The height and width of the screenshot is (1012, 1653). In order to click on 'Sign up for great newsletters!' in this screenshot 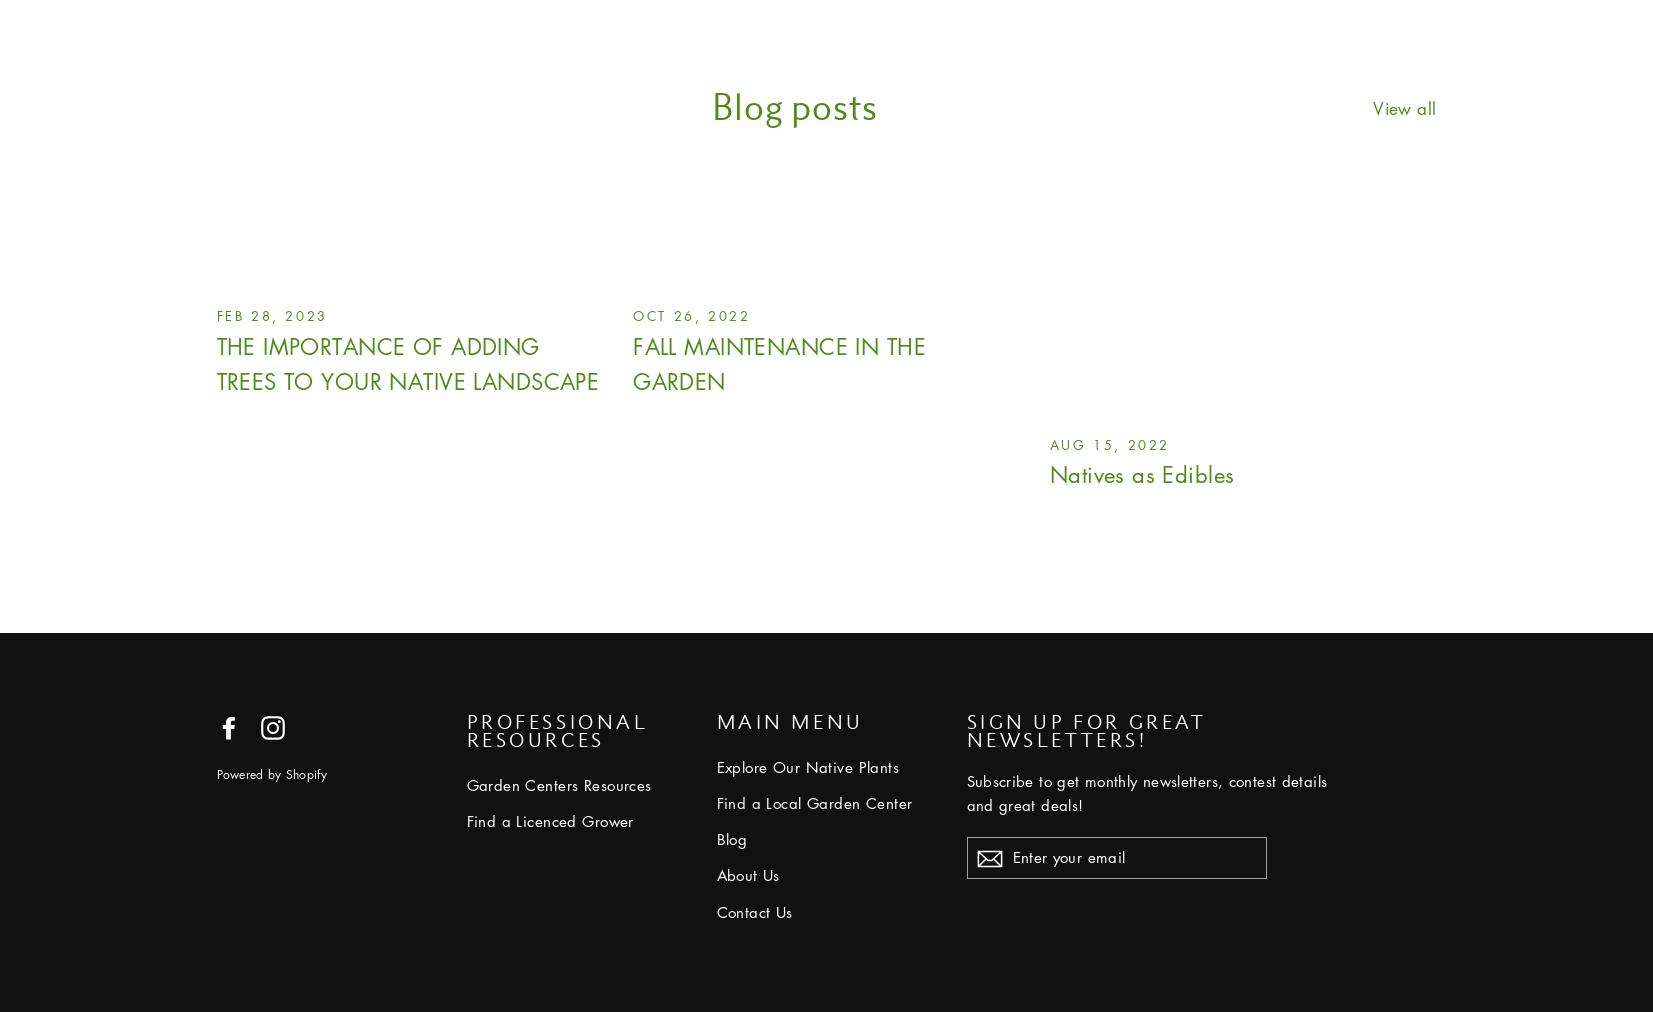, I will do `click(1086, 729)`.